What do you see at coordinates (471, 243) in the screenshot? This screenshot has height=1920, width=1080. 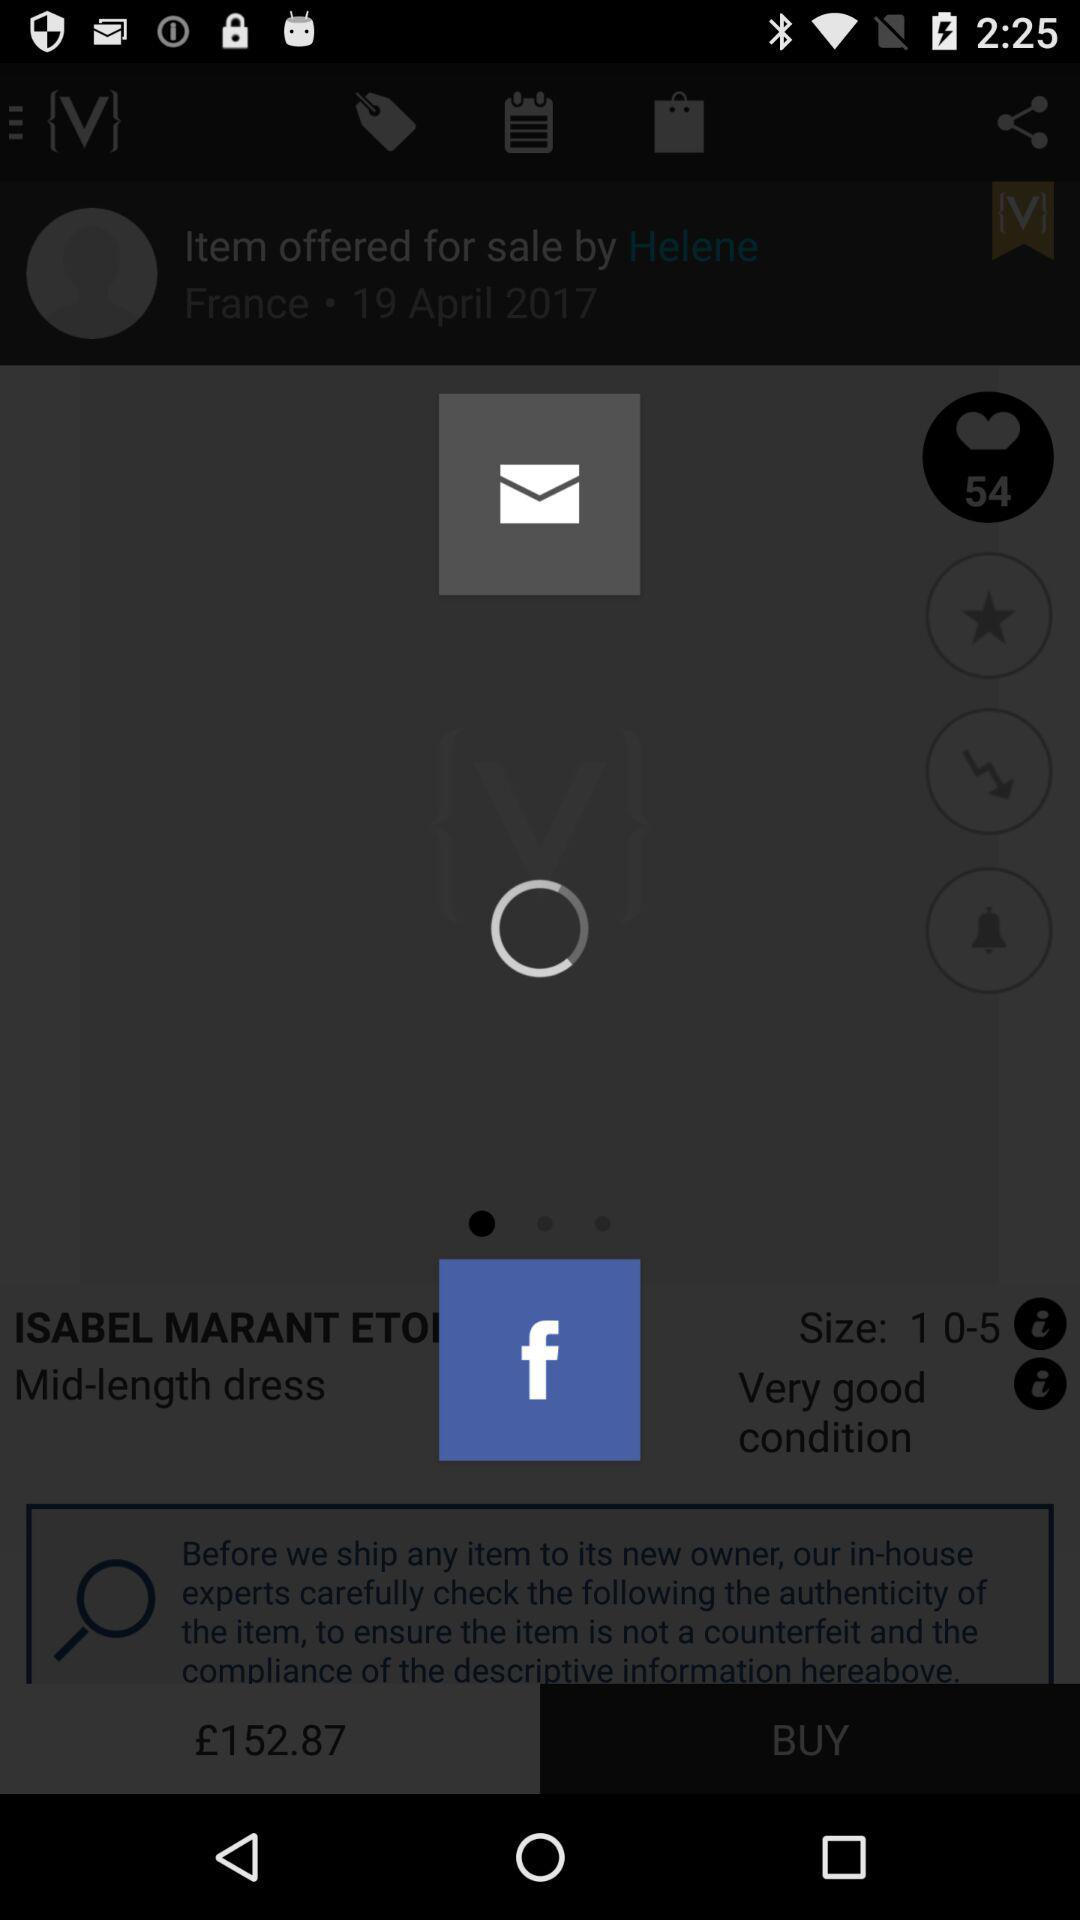 I see `icon above the france` at bounding box center [471, 243].